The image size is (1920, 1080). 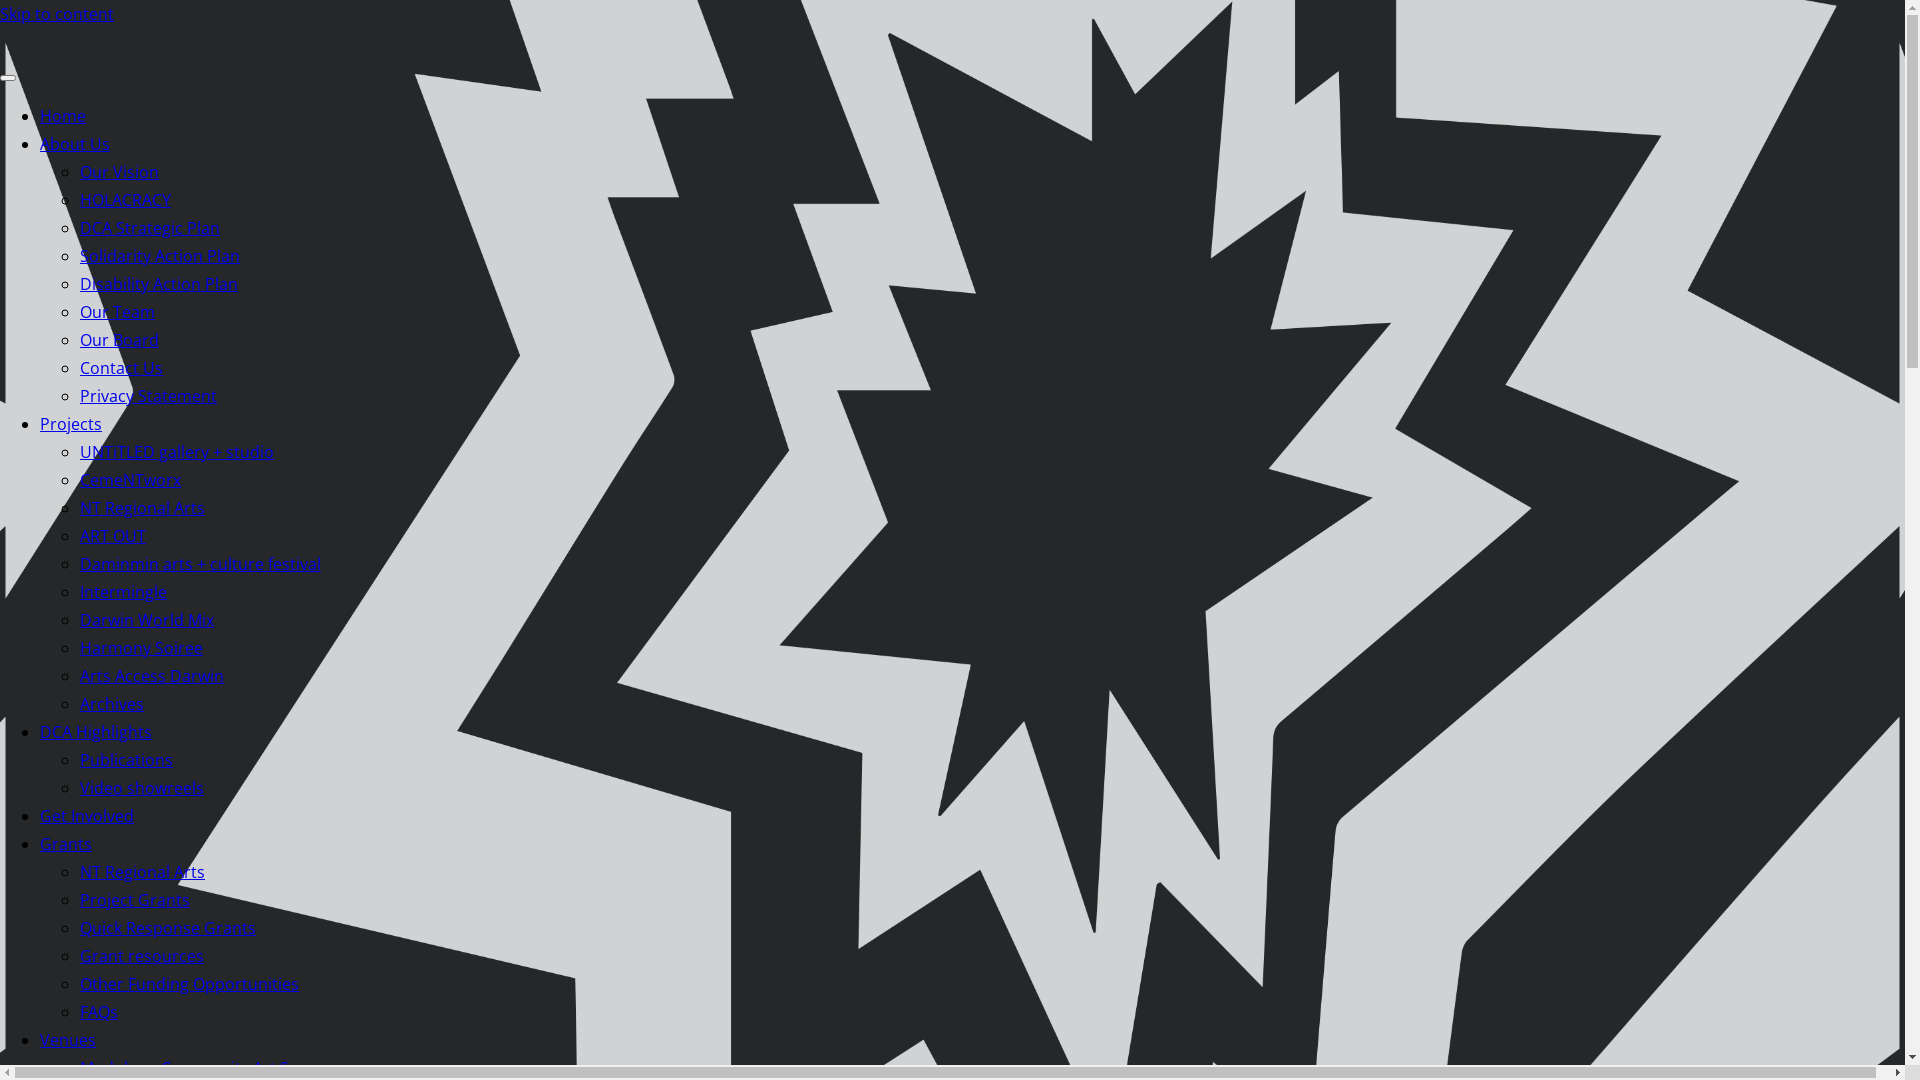 What do you see at coordinates (80, 312) in the screenshot?
I see `'Our Team'` at bounding box center [80, 312].